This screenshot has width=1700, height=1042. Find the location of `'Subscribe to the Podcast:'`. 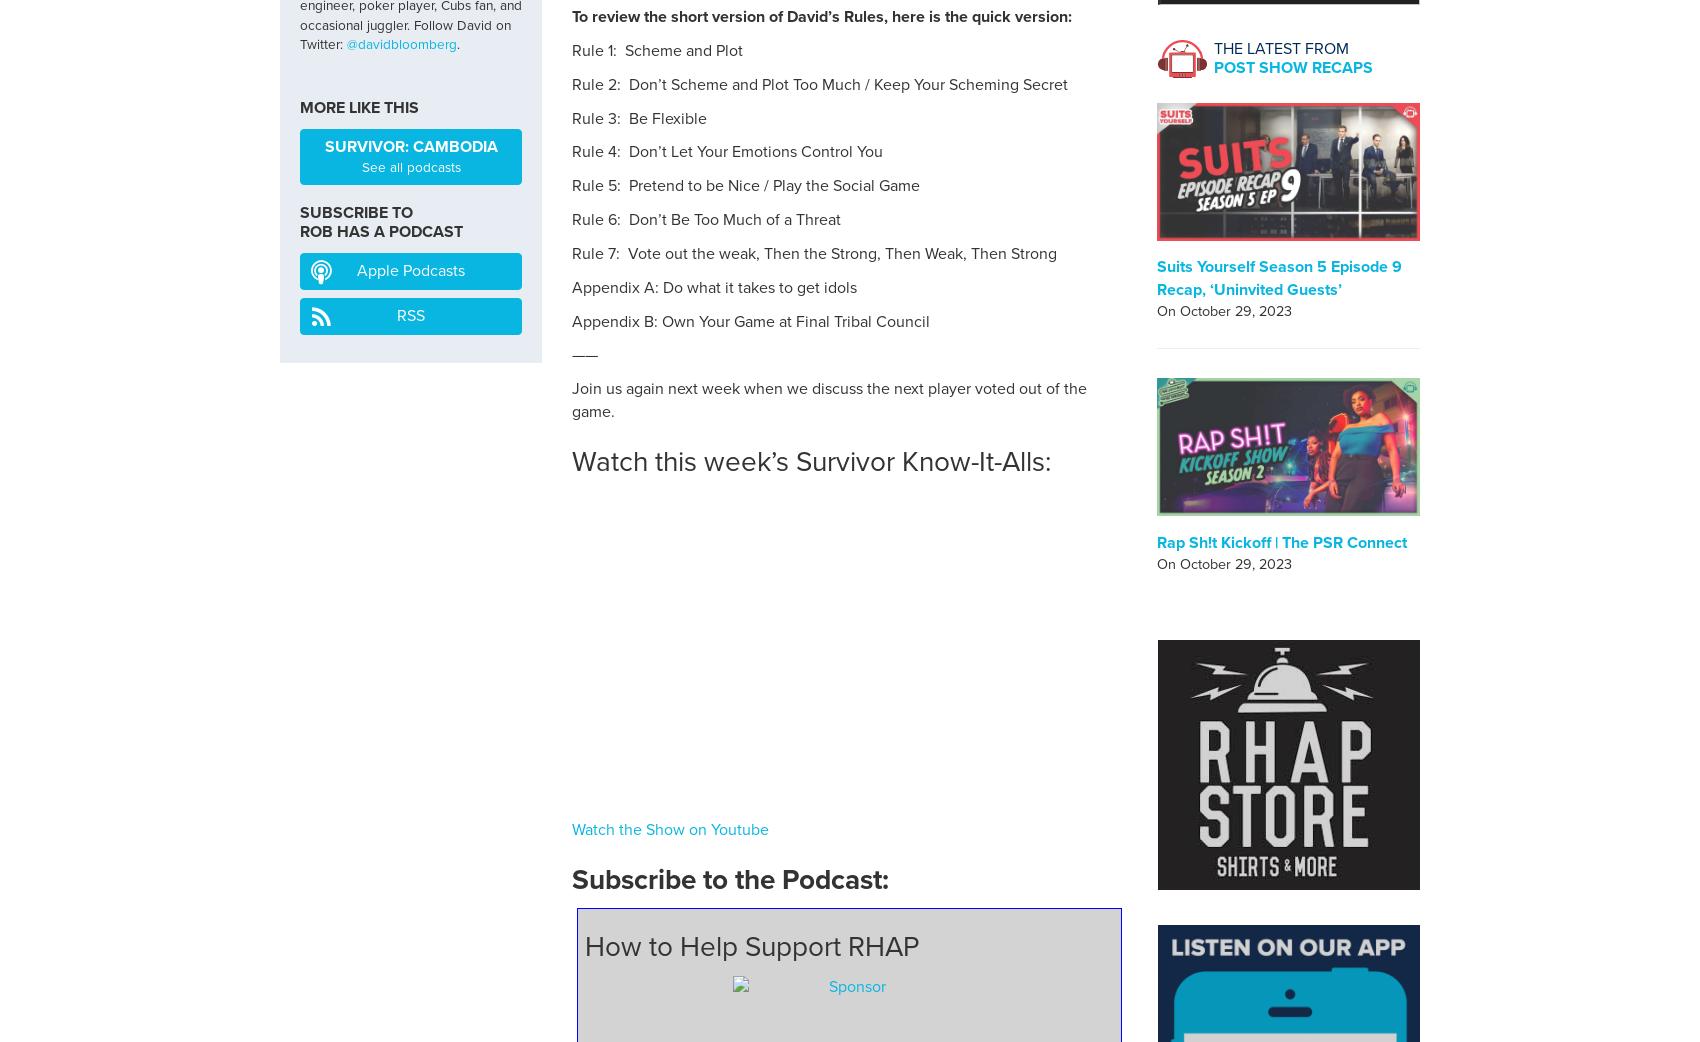

'Subscribe to the Podcast:' is located at coordinates (730, 878).